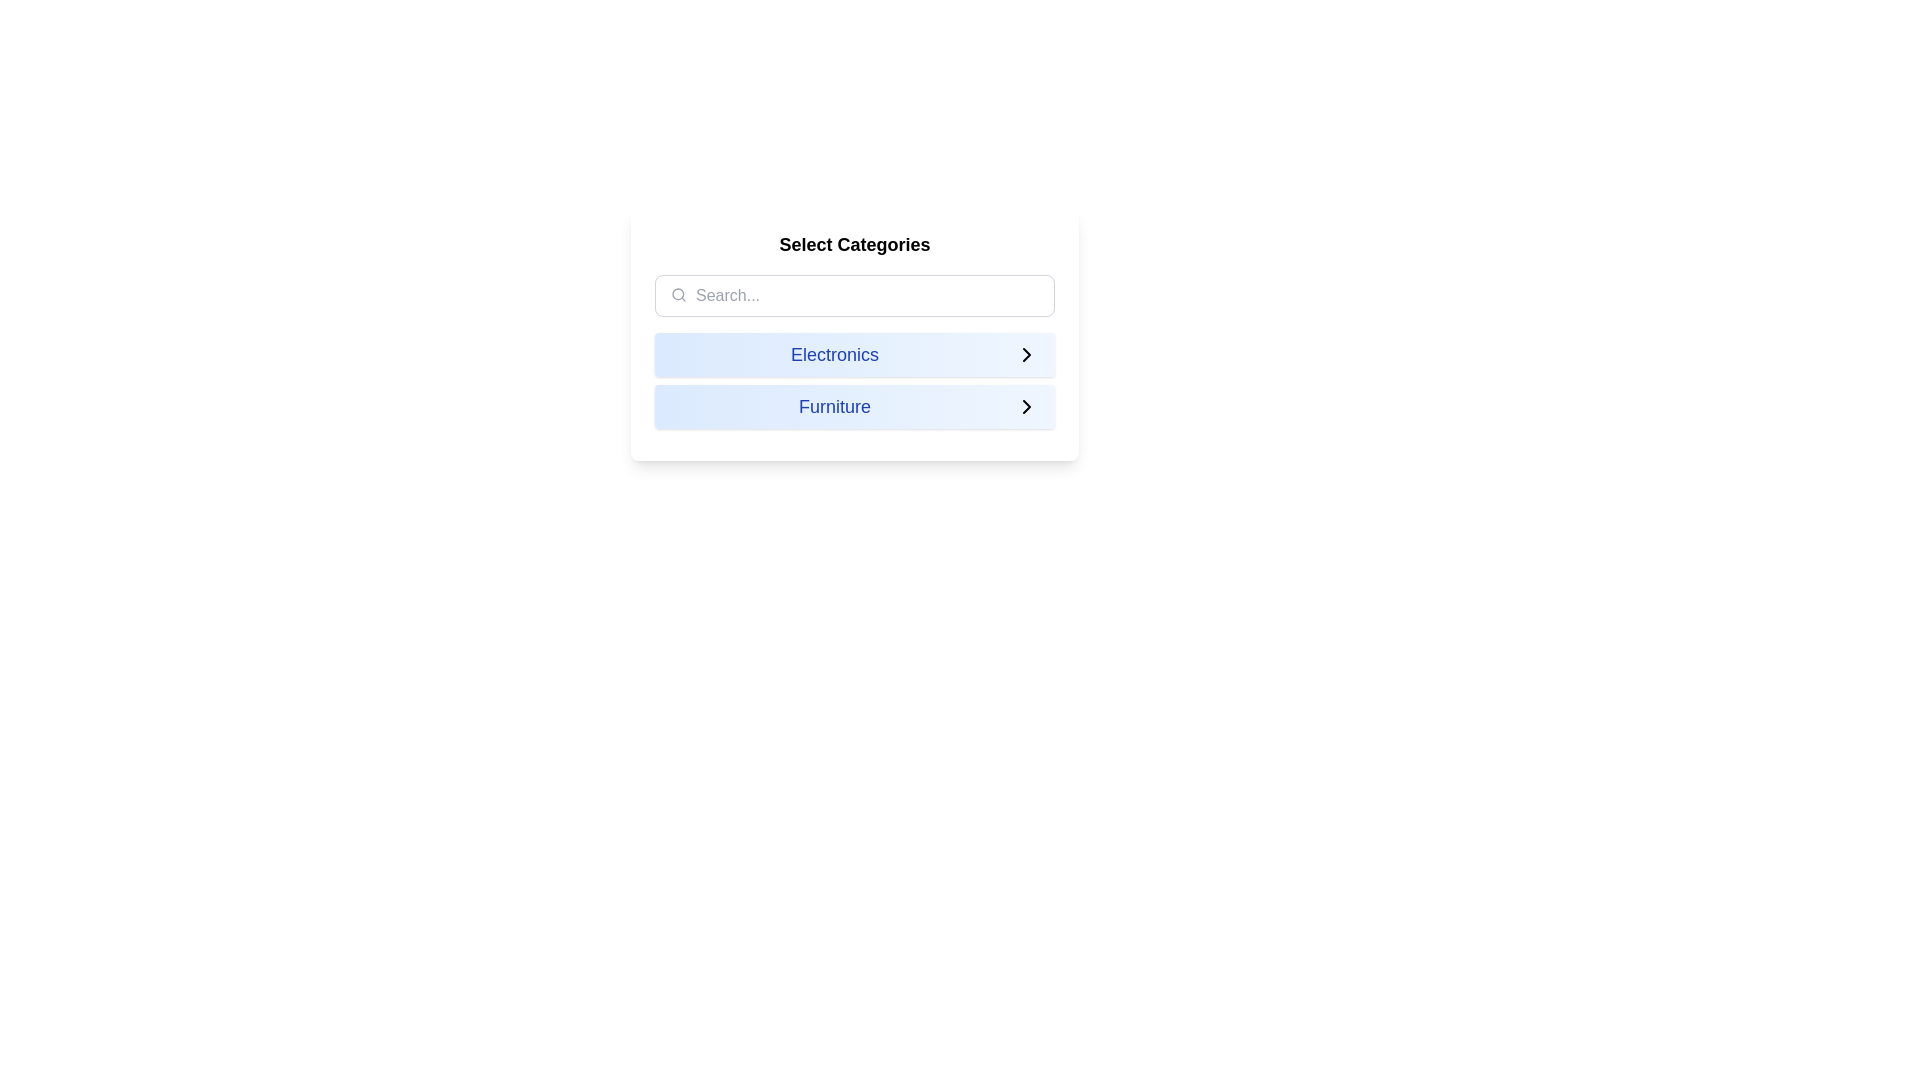  Describe the element at coordinates (1027, 353) in the screenshot. I see `the rightward chevron icon located at the far-right of the 'Electronics' row` at that location.